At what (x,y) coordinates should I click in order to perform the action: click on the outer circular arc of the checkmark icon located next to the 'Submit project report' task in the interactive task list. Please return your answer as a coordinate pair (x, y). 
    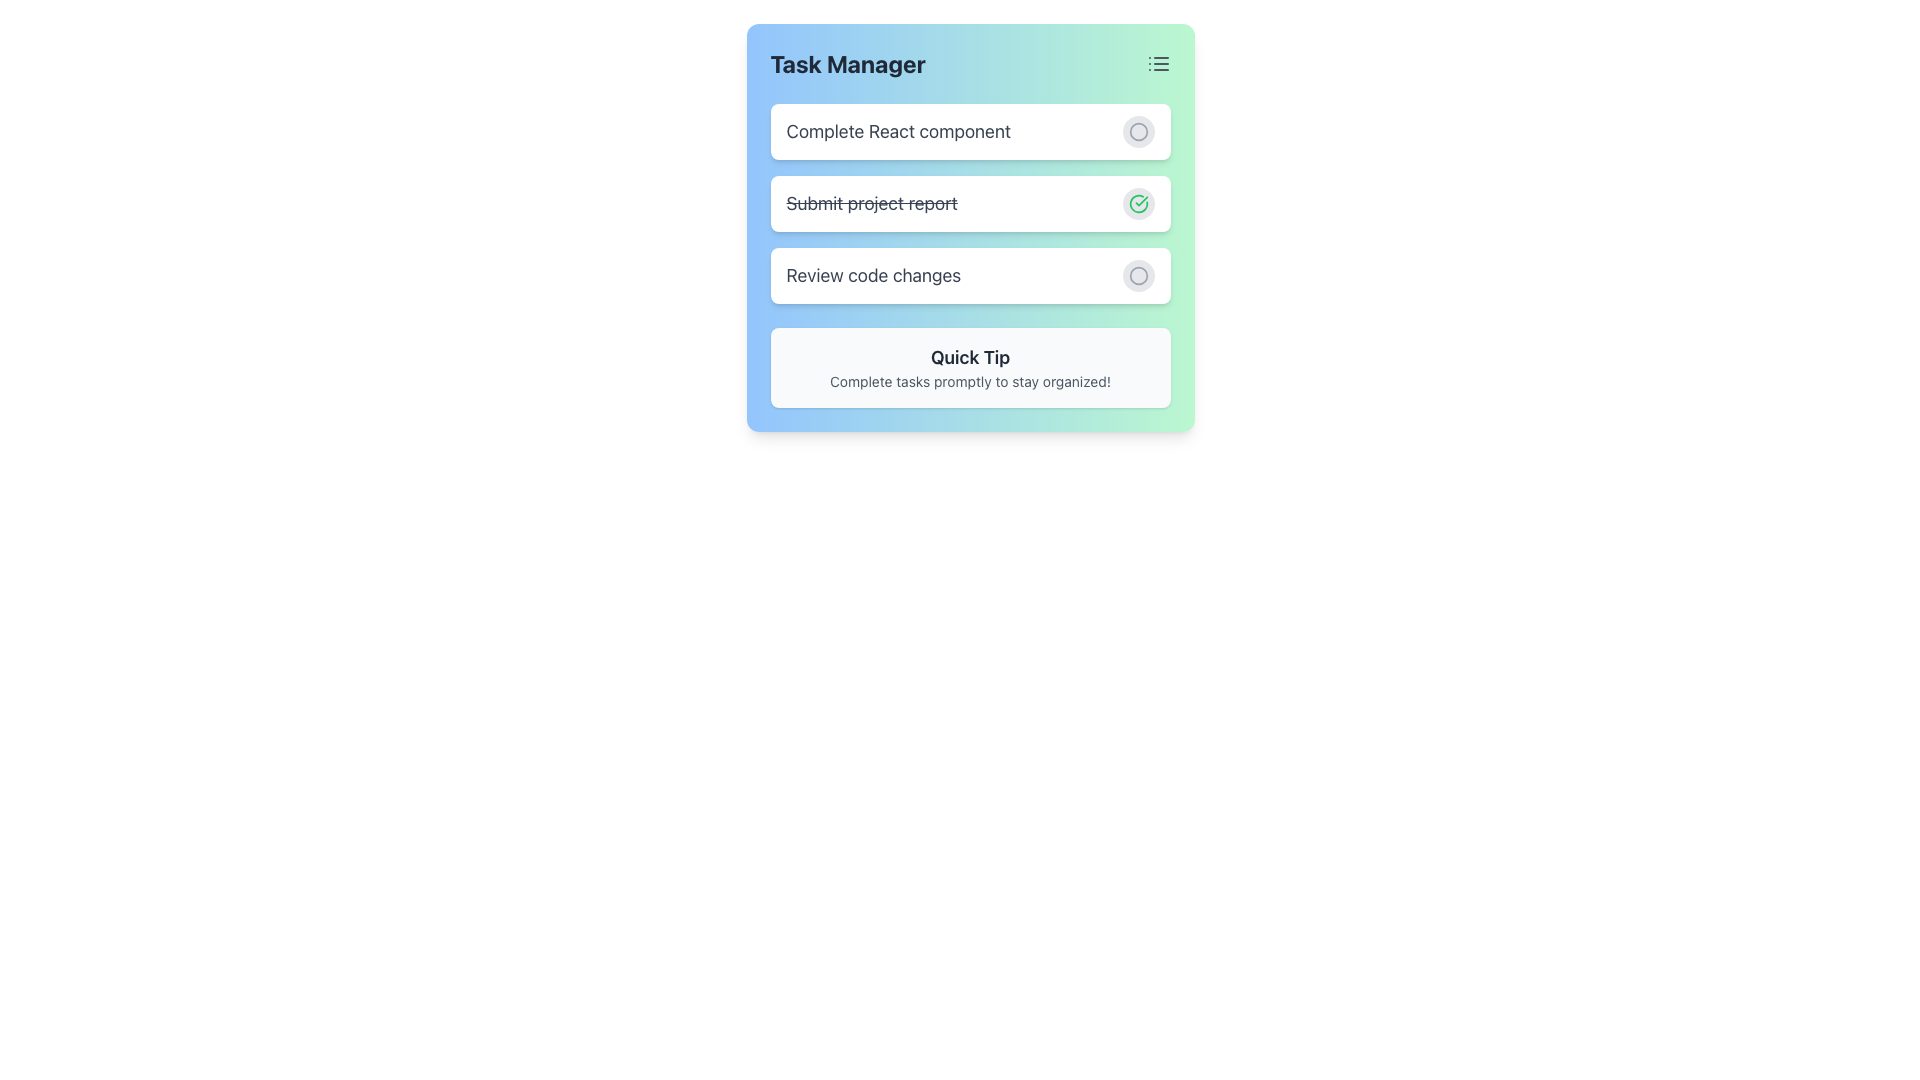
    Looking at the image, I should click on (1138, 204).